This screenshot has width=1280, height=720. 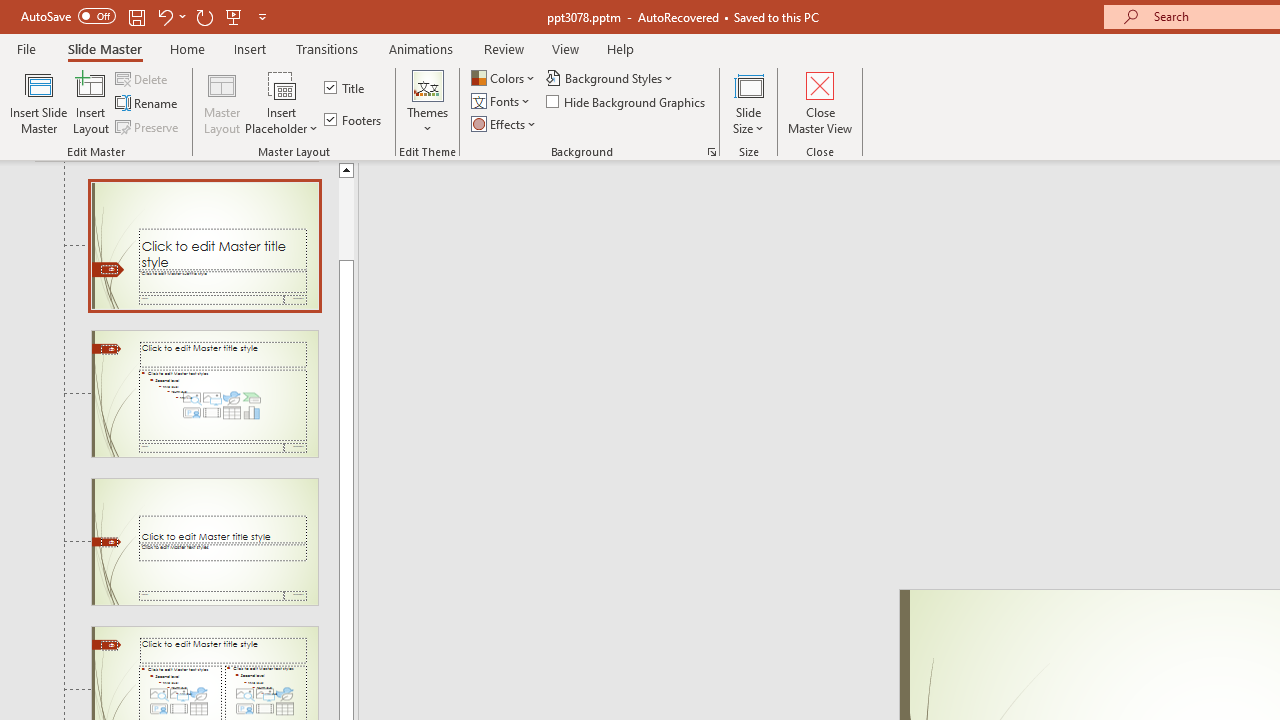 I want to click on 'Preserve', so click(x=148, y=127).